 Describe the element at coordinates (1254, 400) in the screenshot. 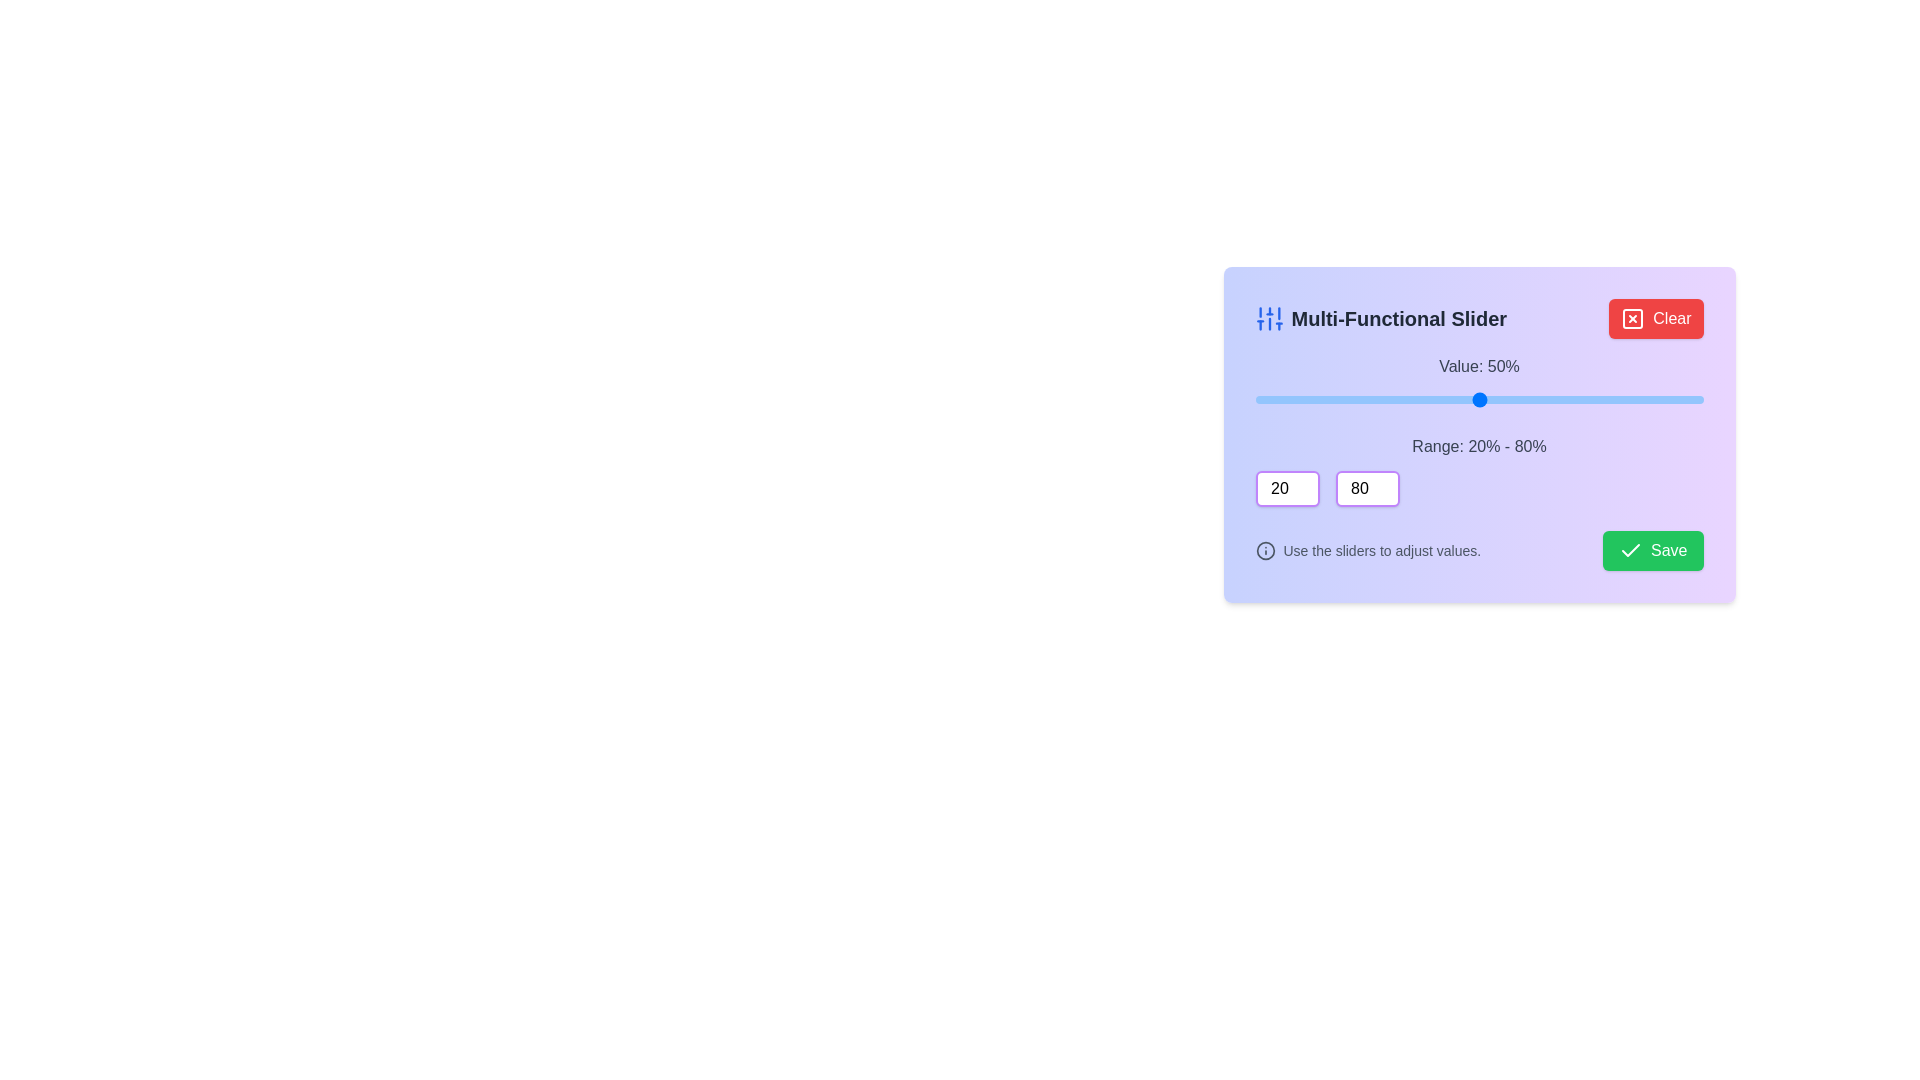

I see `the slider value` at that location.